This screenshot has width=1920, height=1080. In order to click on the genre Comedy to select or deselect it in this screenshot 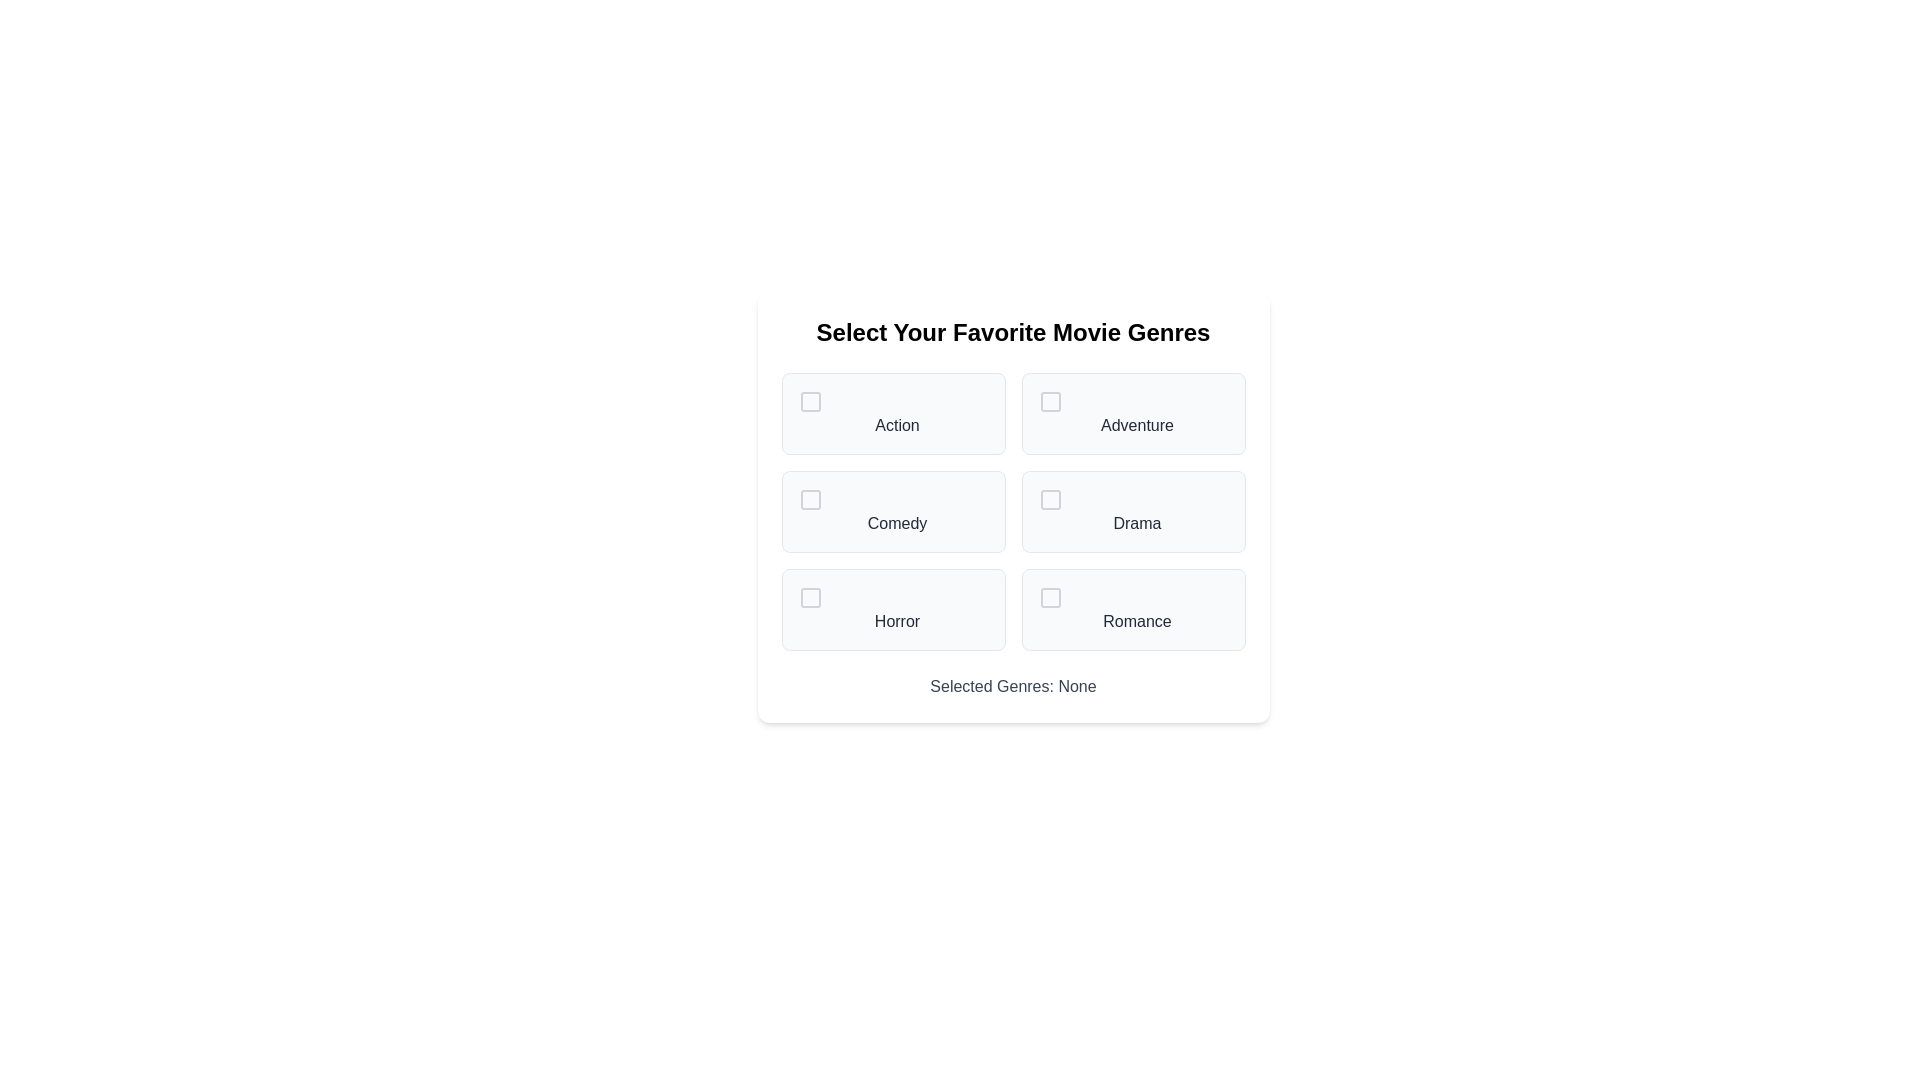, I will do `click(892, 511)`.